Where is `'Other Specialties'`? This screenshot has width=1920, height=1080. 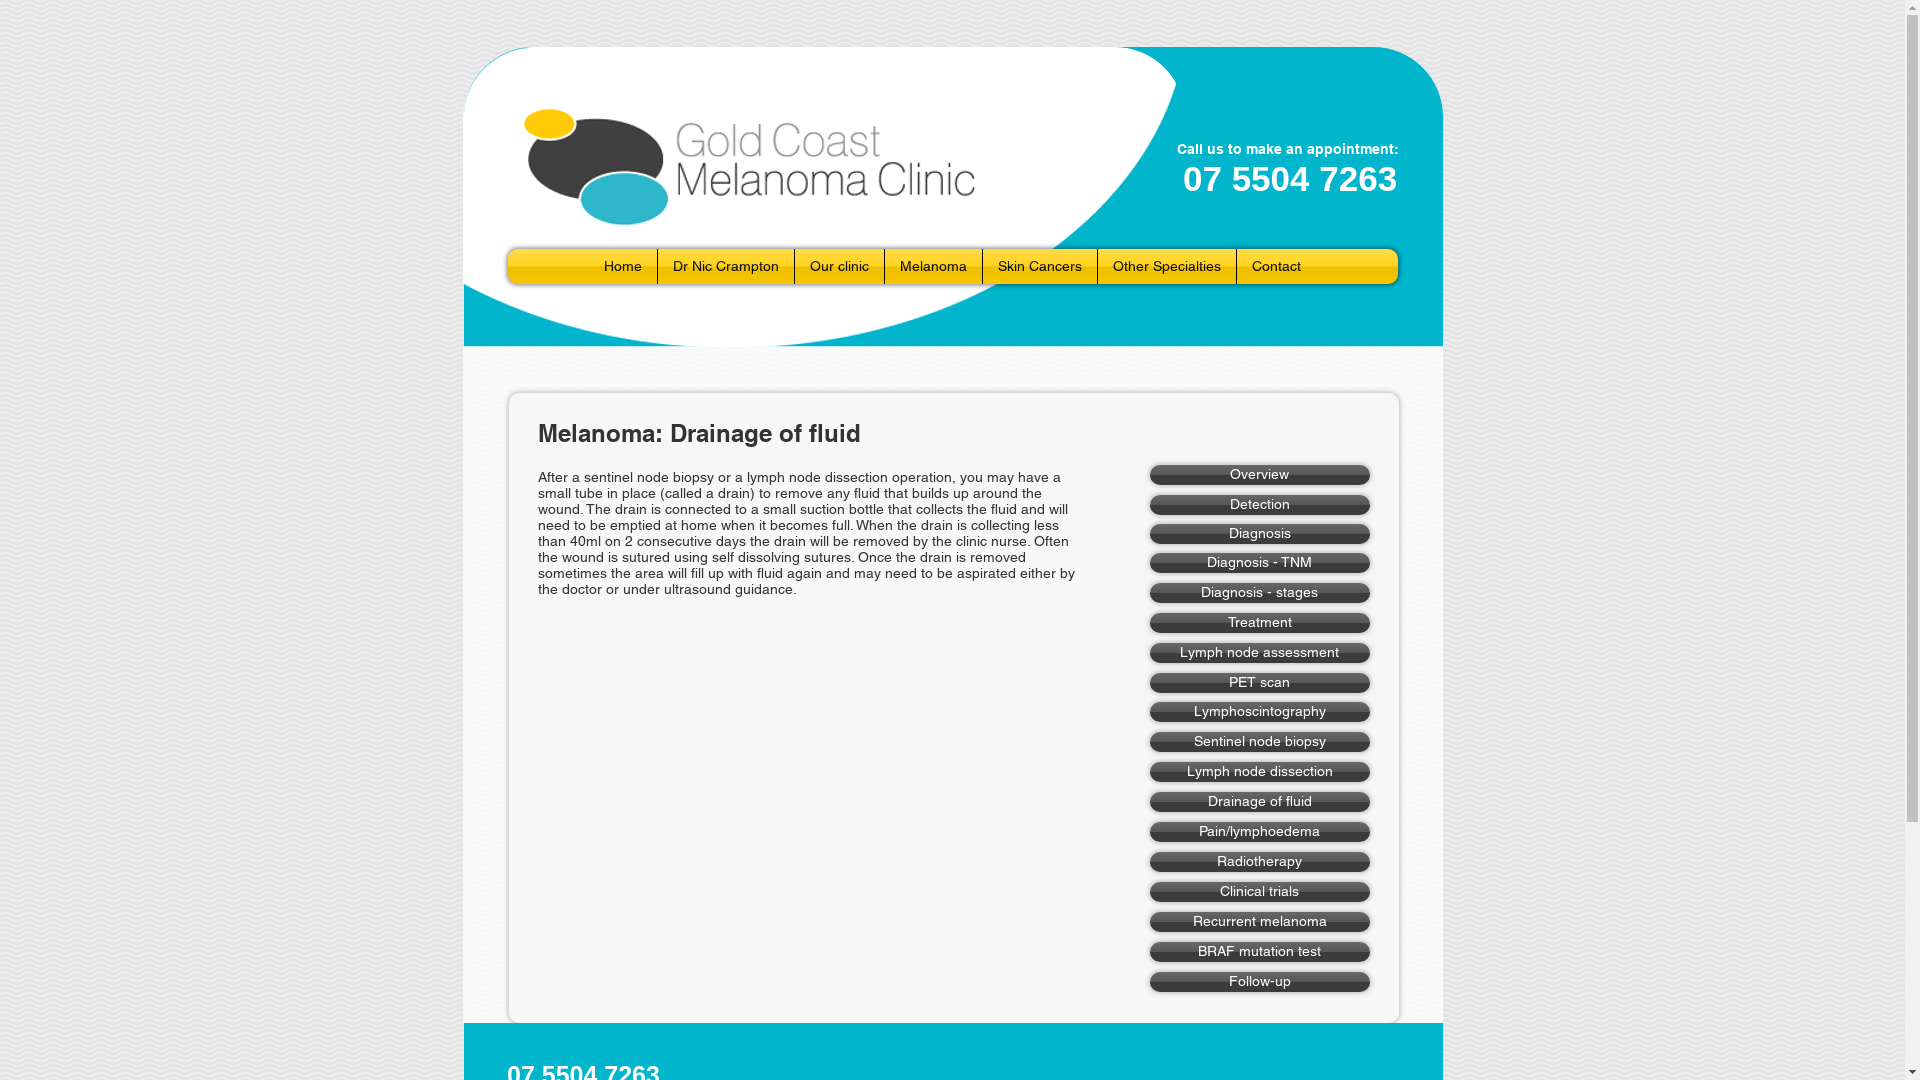 'Other Specialties' is located at coordinates (1166, 265).